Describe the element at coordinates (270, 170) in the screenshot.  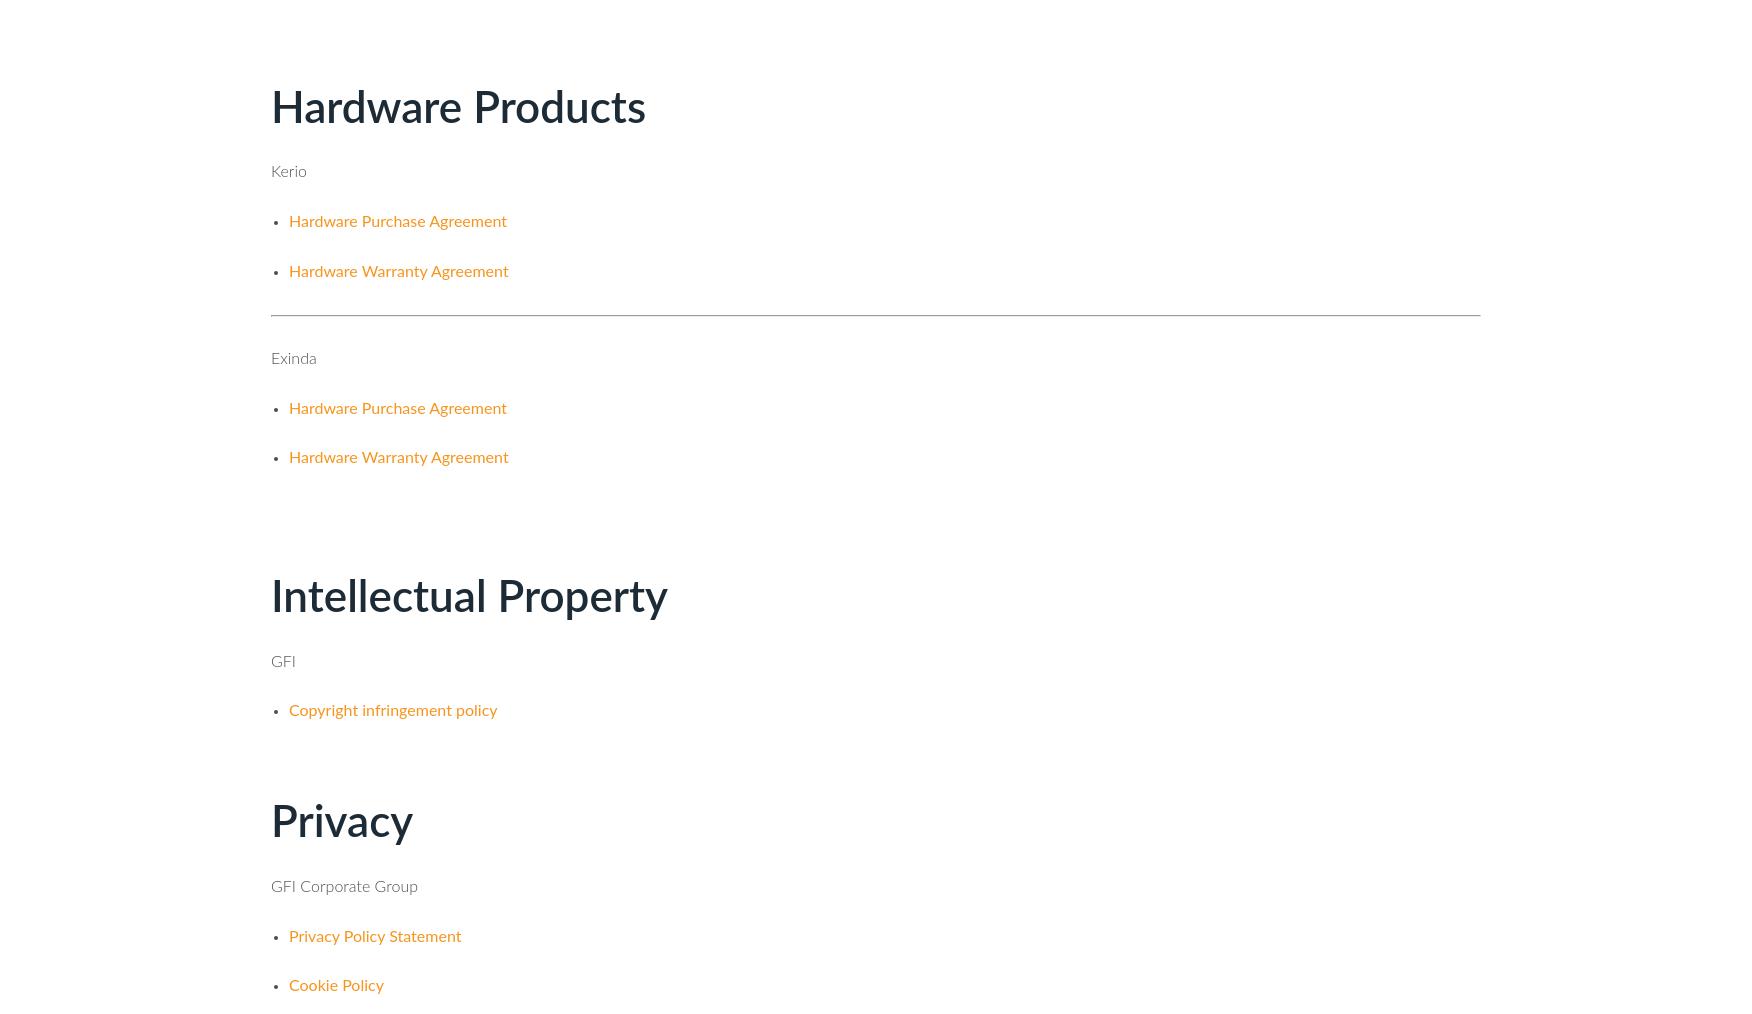
I see `'Kerio'` at that location.